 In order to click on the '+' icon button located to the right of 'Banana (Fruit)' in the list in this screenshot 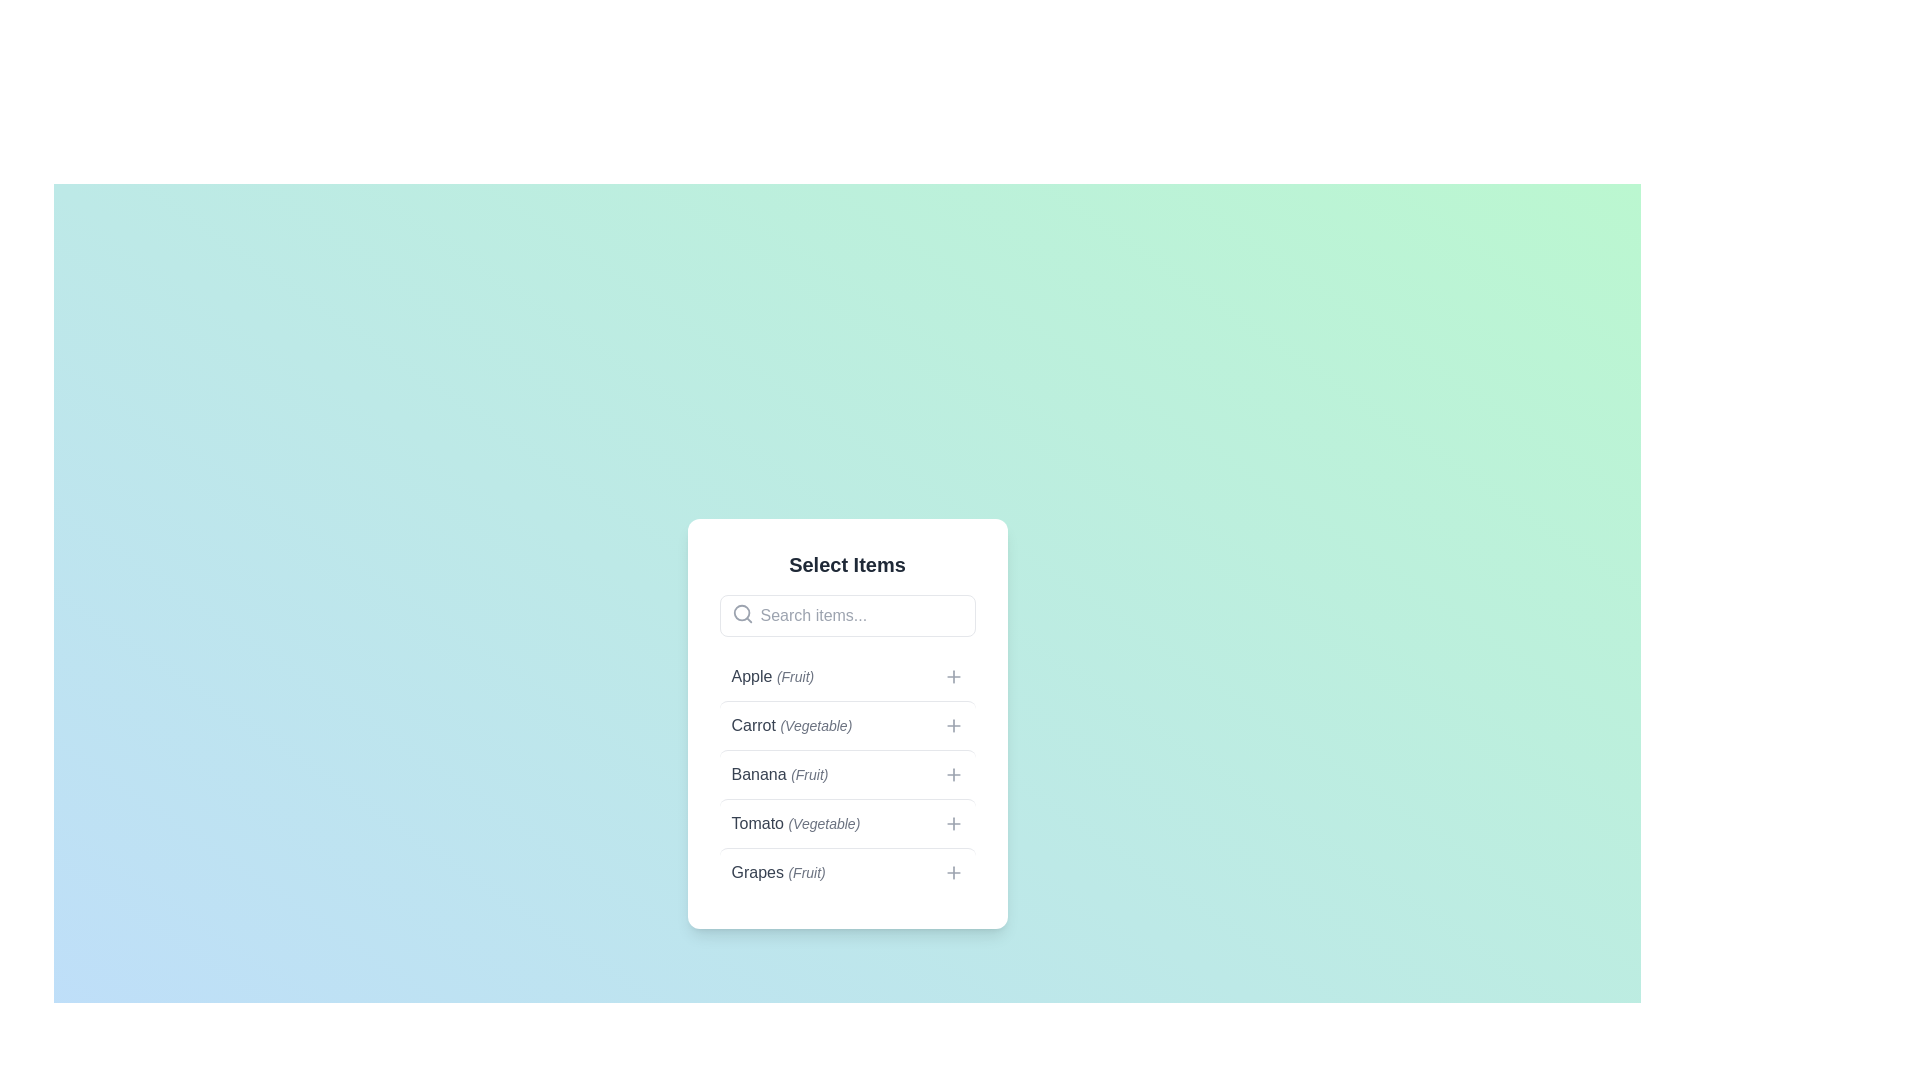, I will do `click(952, 774)`.